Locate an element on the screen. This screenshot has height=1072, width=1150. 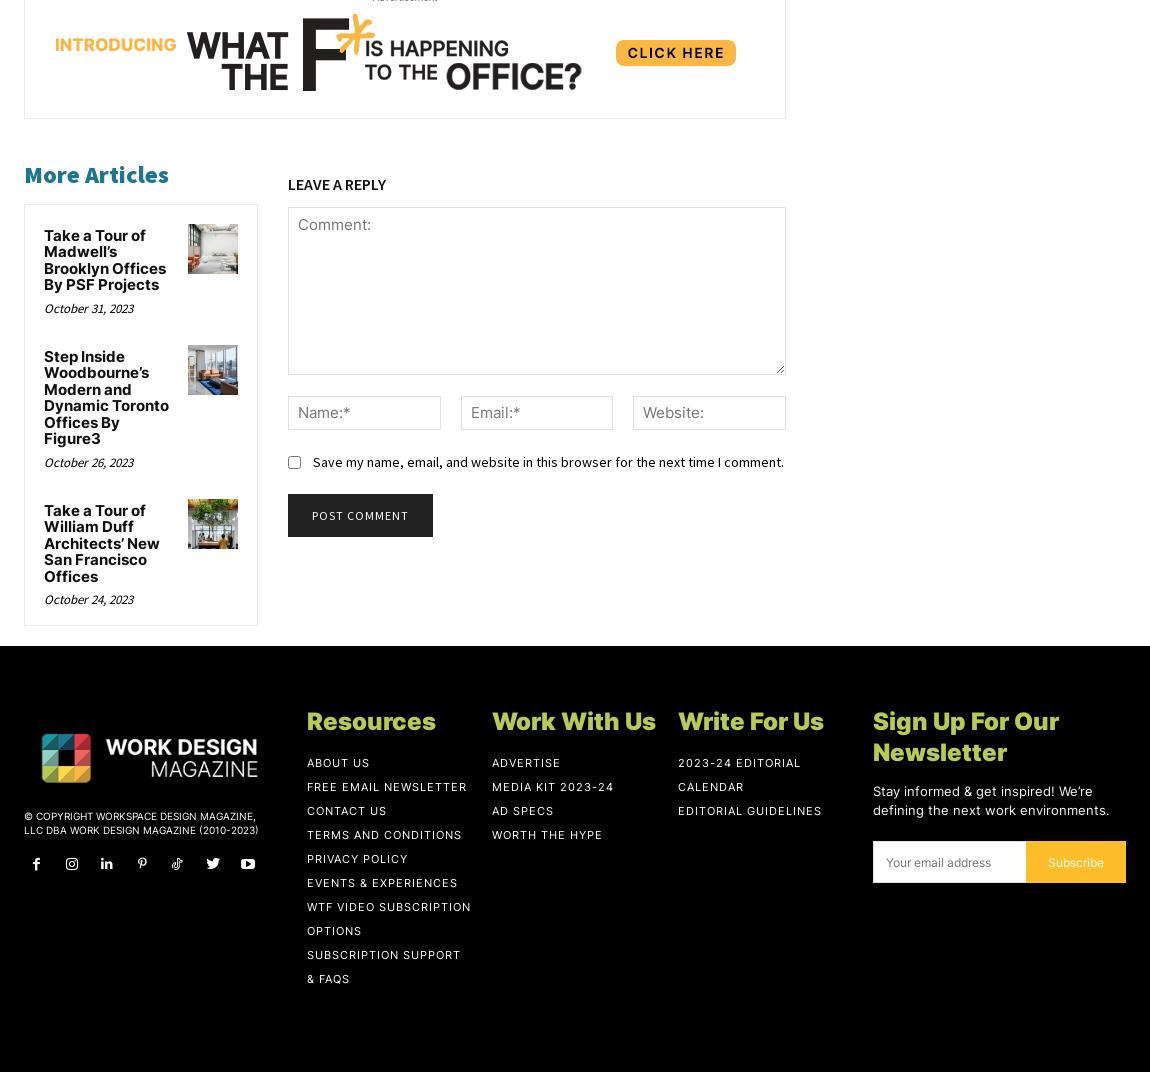
'About Us' is located at coordinates (338, 763).